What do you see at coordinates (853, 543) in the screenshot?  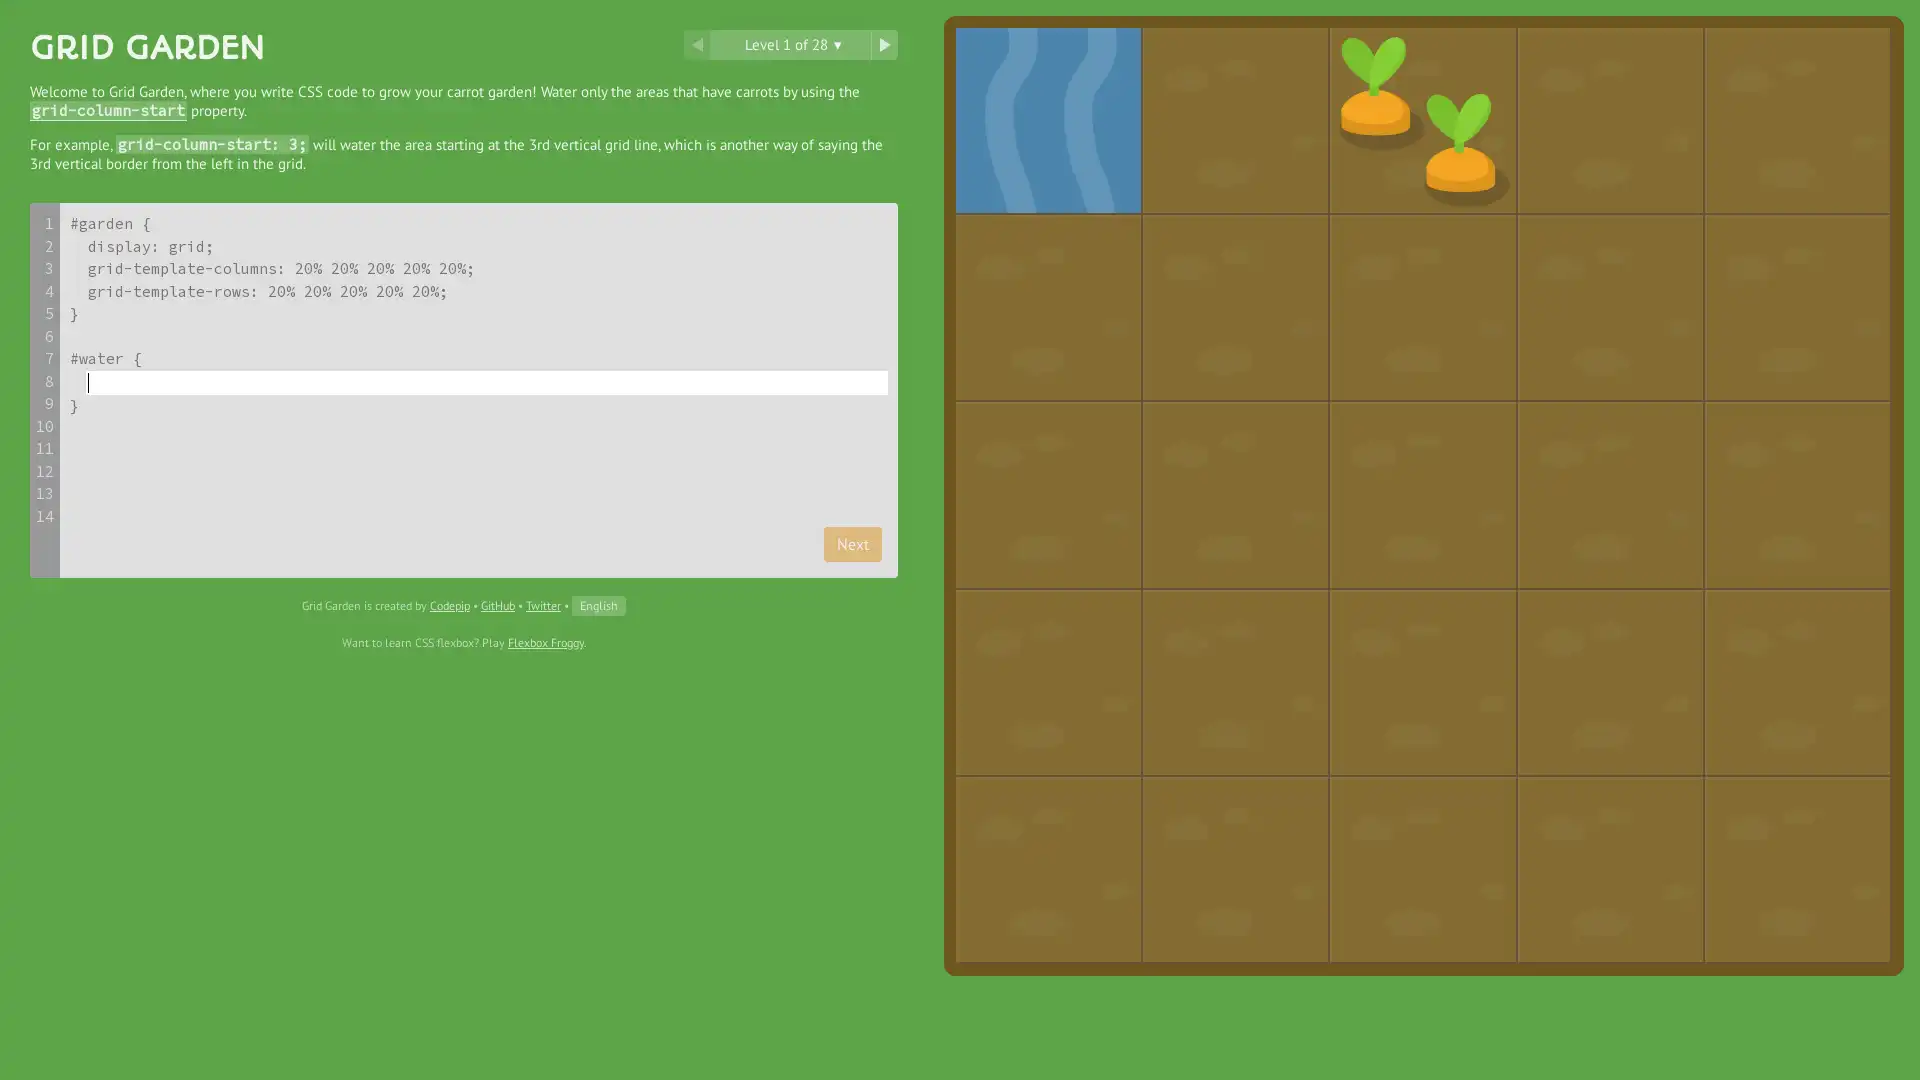 I see `Next` at bounding box center [853, 543].